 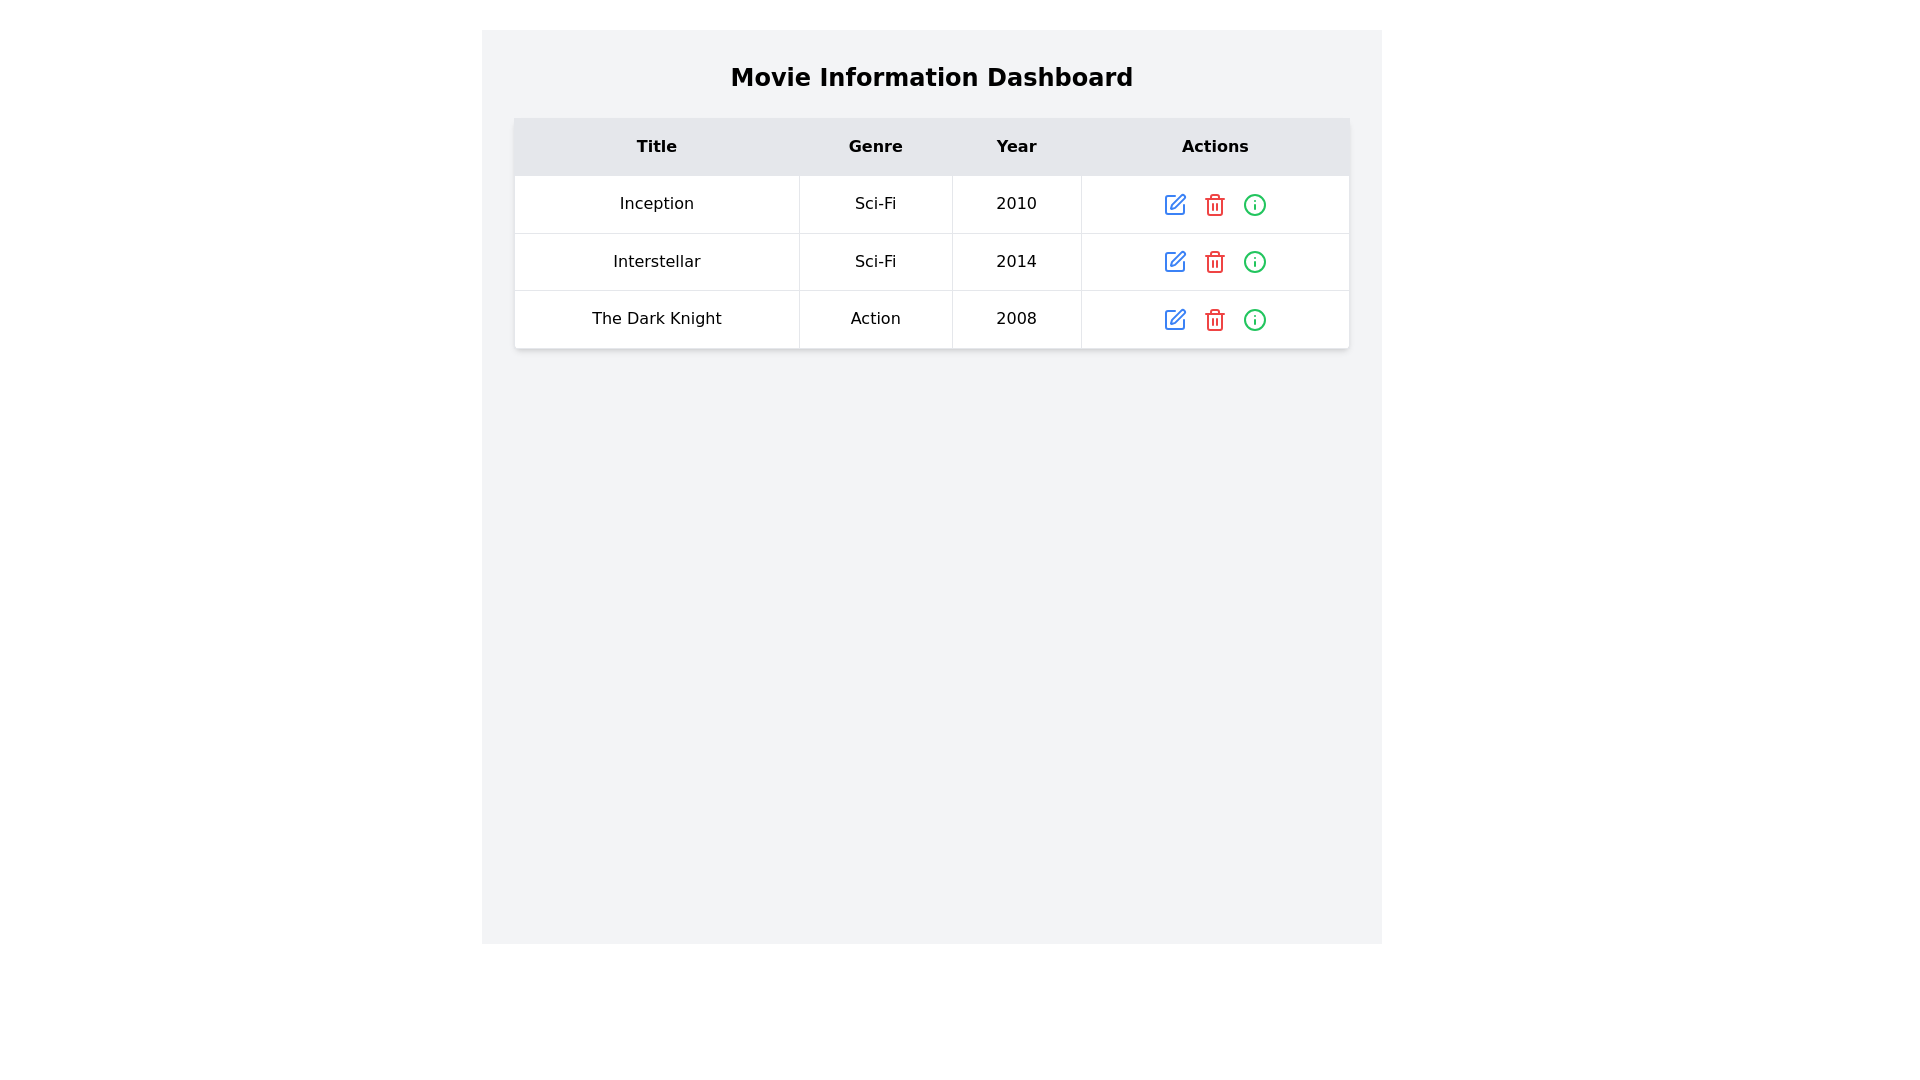 What do you see at coordinates (1214, 204) in the screenshot?
I see `the delete icon button in the Actions column of the second row for the movie 'Interstellar'` at bounding box center [1214, 204].